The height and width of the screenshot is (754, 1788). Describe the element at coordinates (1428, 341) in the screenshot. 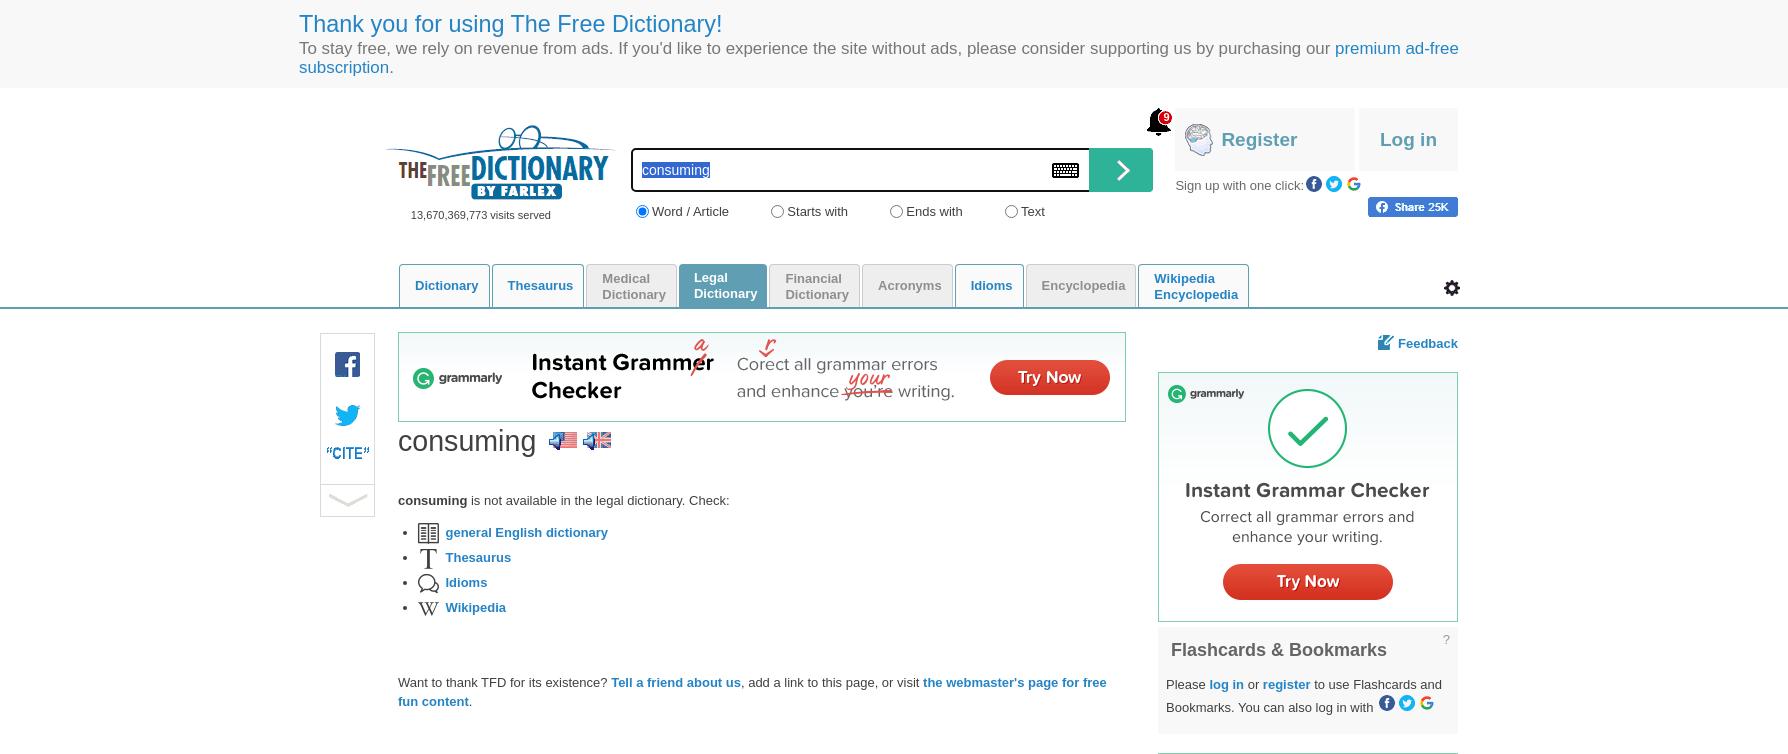

I see `'Feedback'` at that location.